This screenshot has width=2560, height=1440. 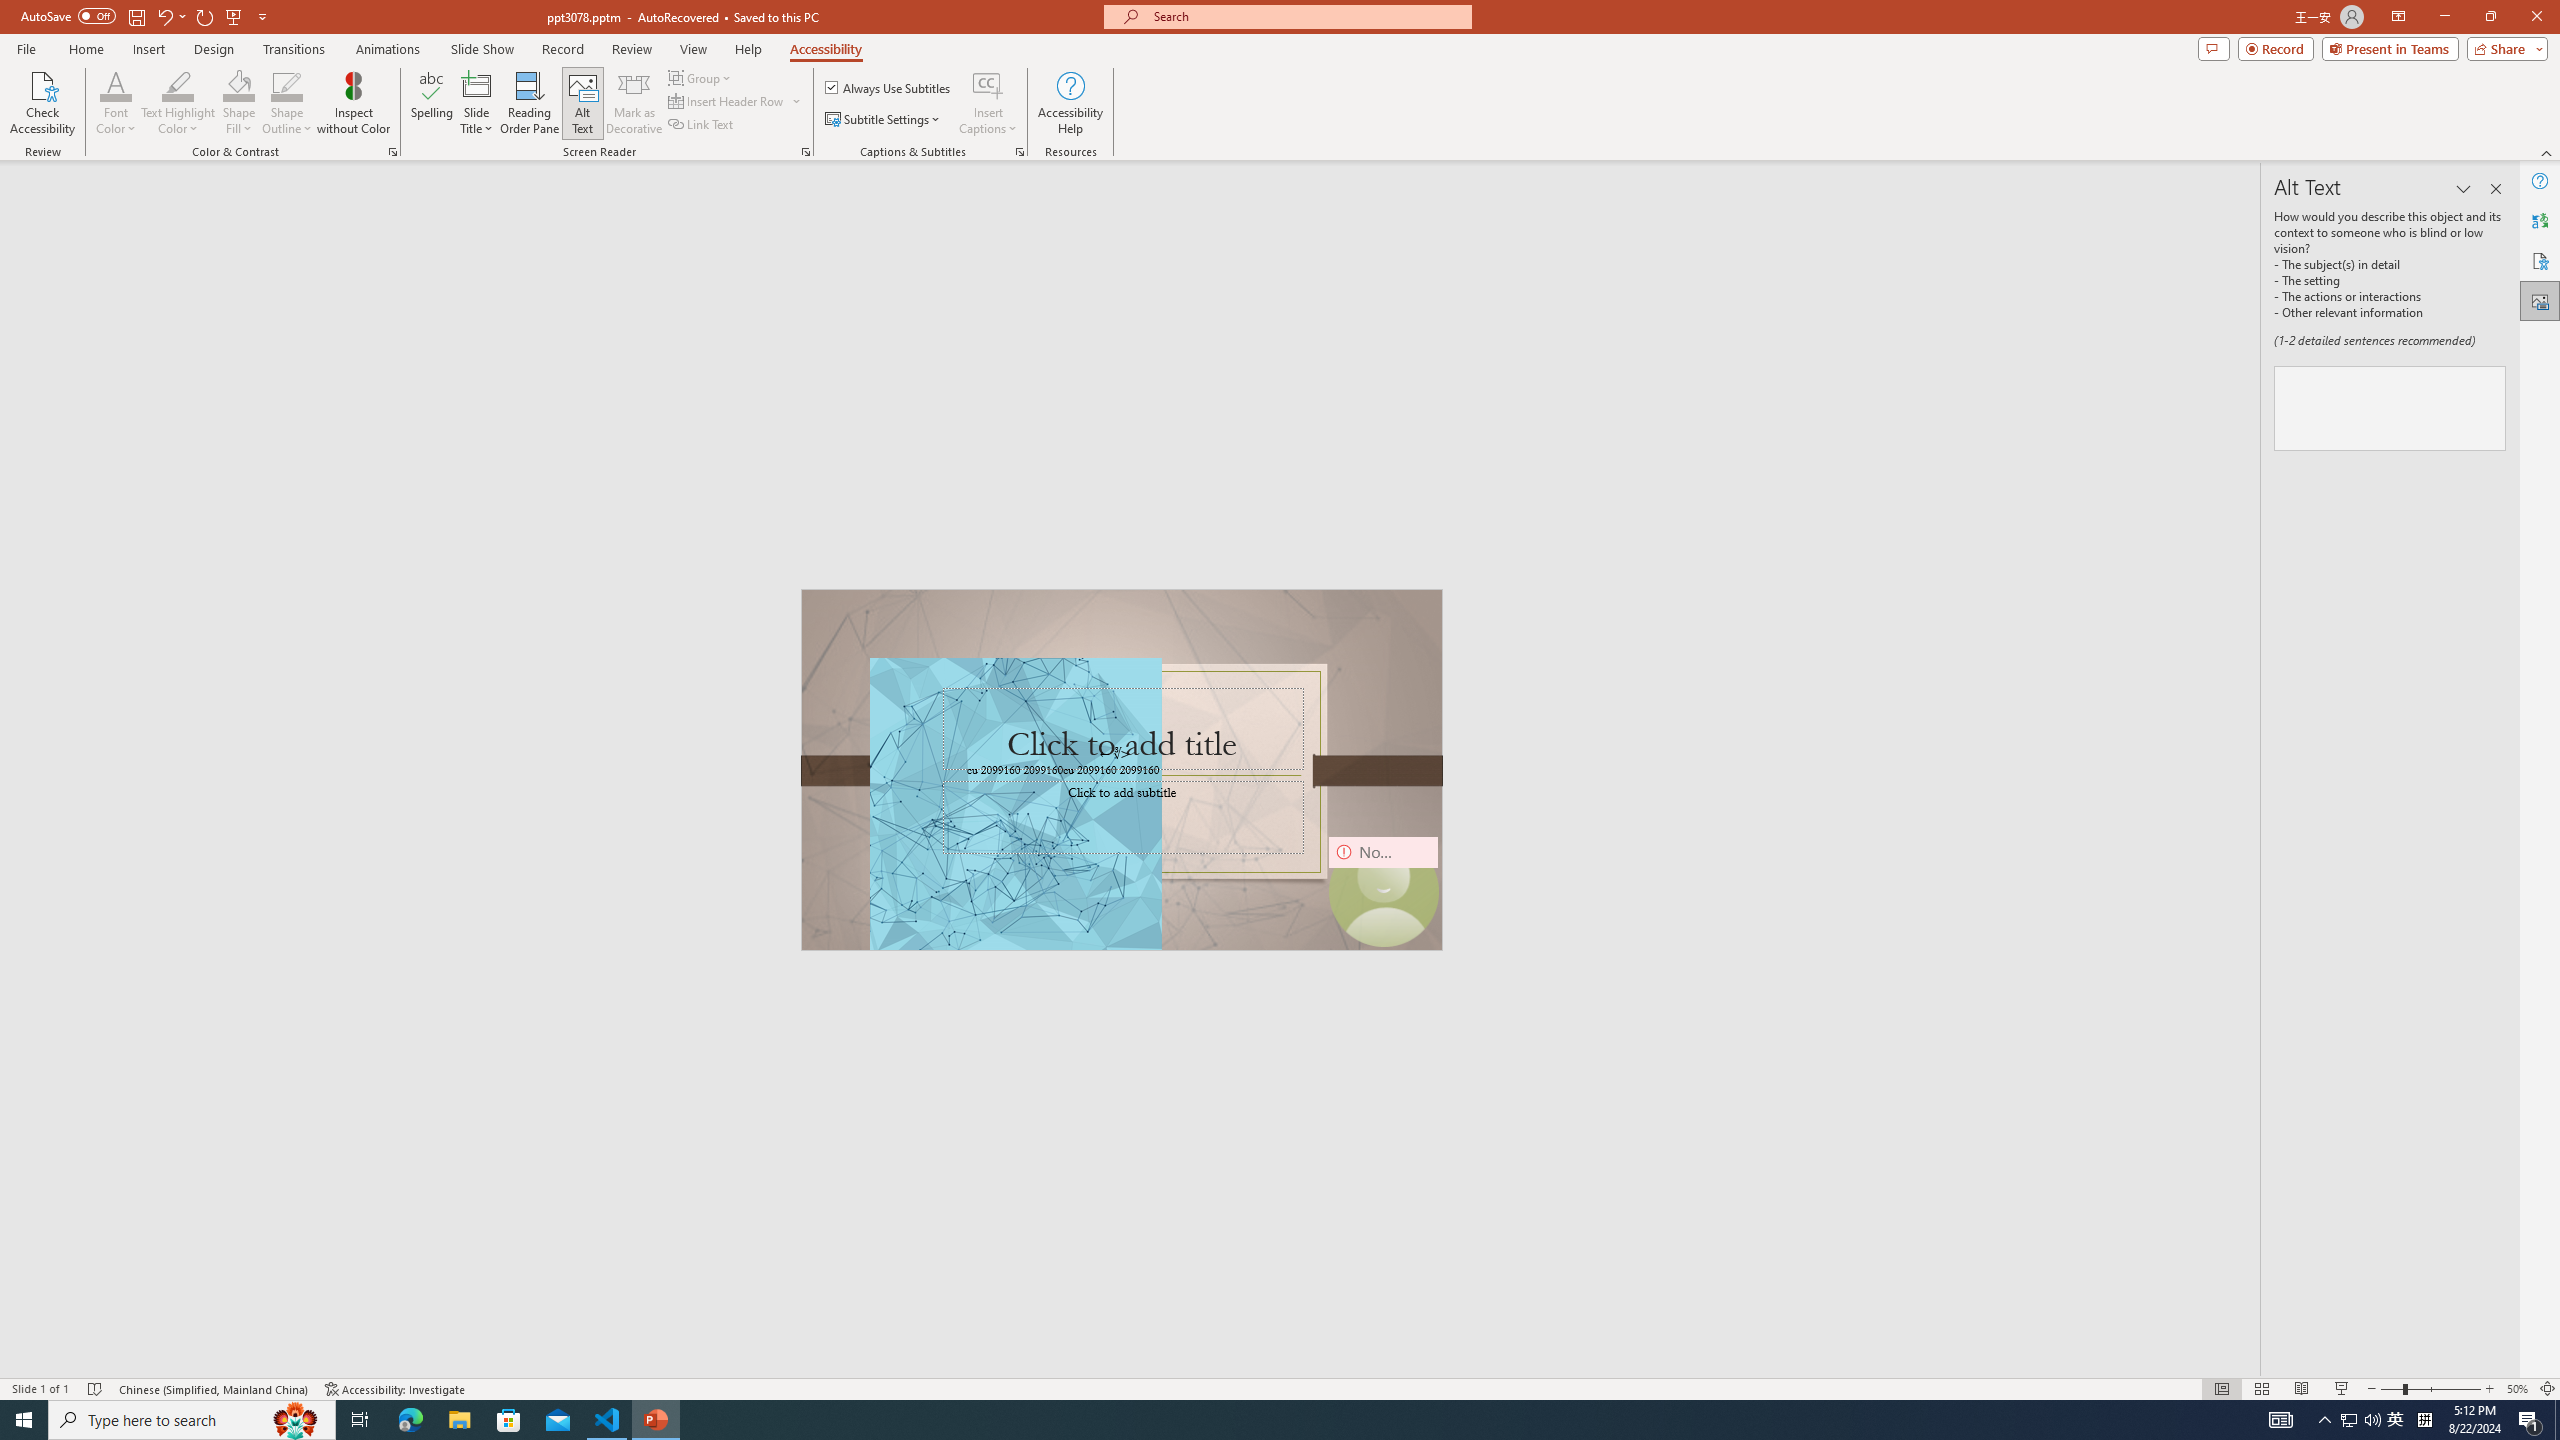 What do you see at coordinates (530, 103) in the screenshot?
I see `'Reading Order Pane'` at bounding box center [530, 103].